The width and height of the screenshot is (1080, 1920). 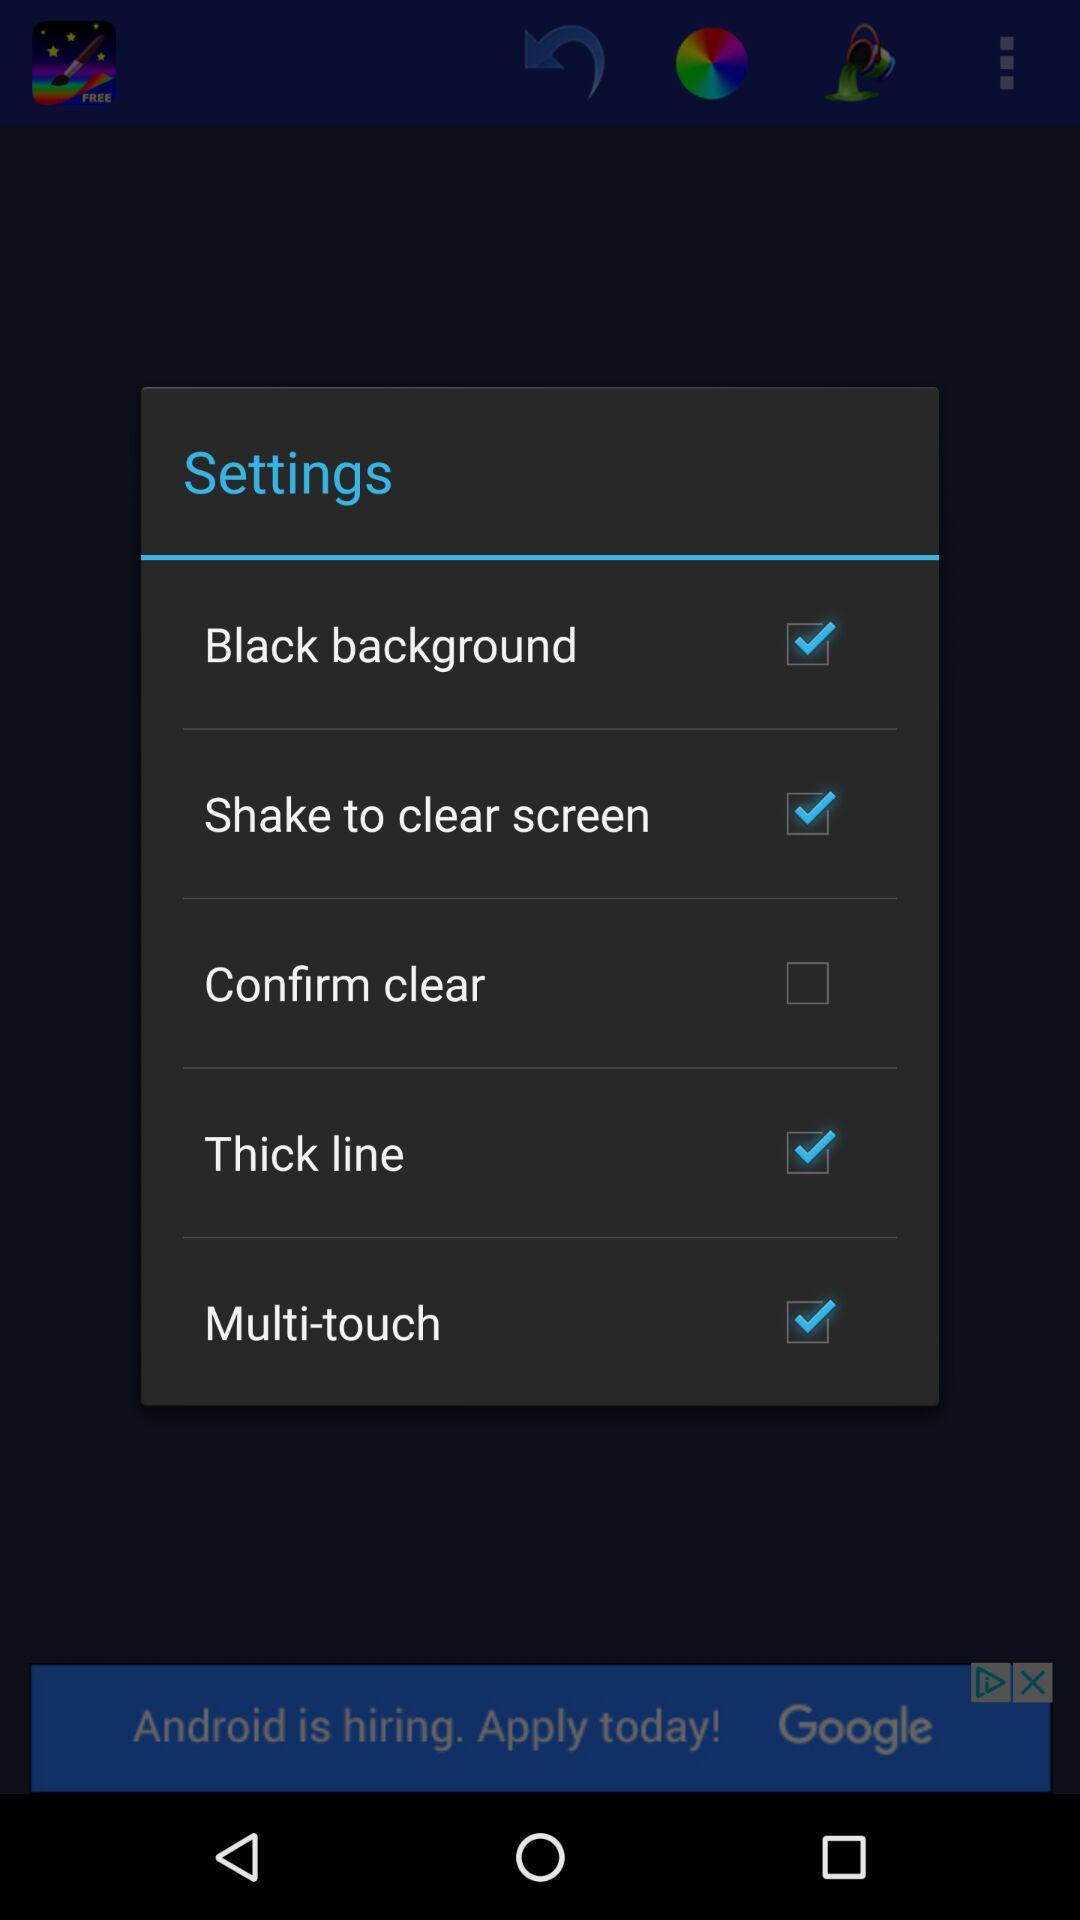 What do you see at coordinates (343, 982) in the screenshot?
I see `the item above thick line app` at bounding box center [343, 982].